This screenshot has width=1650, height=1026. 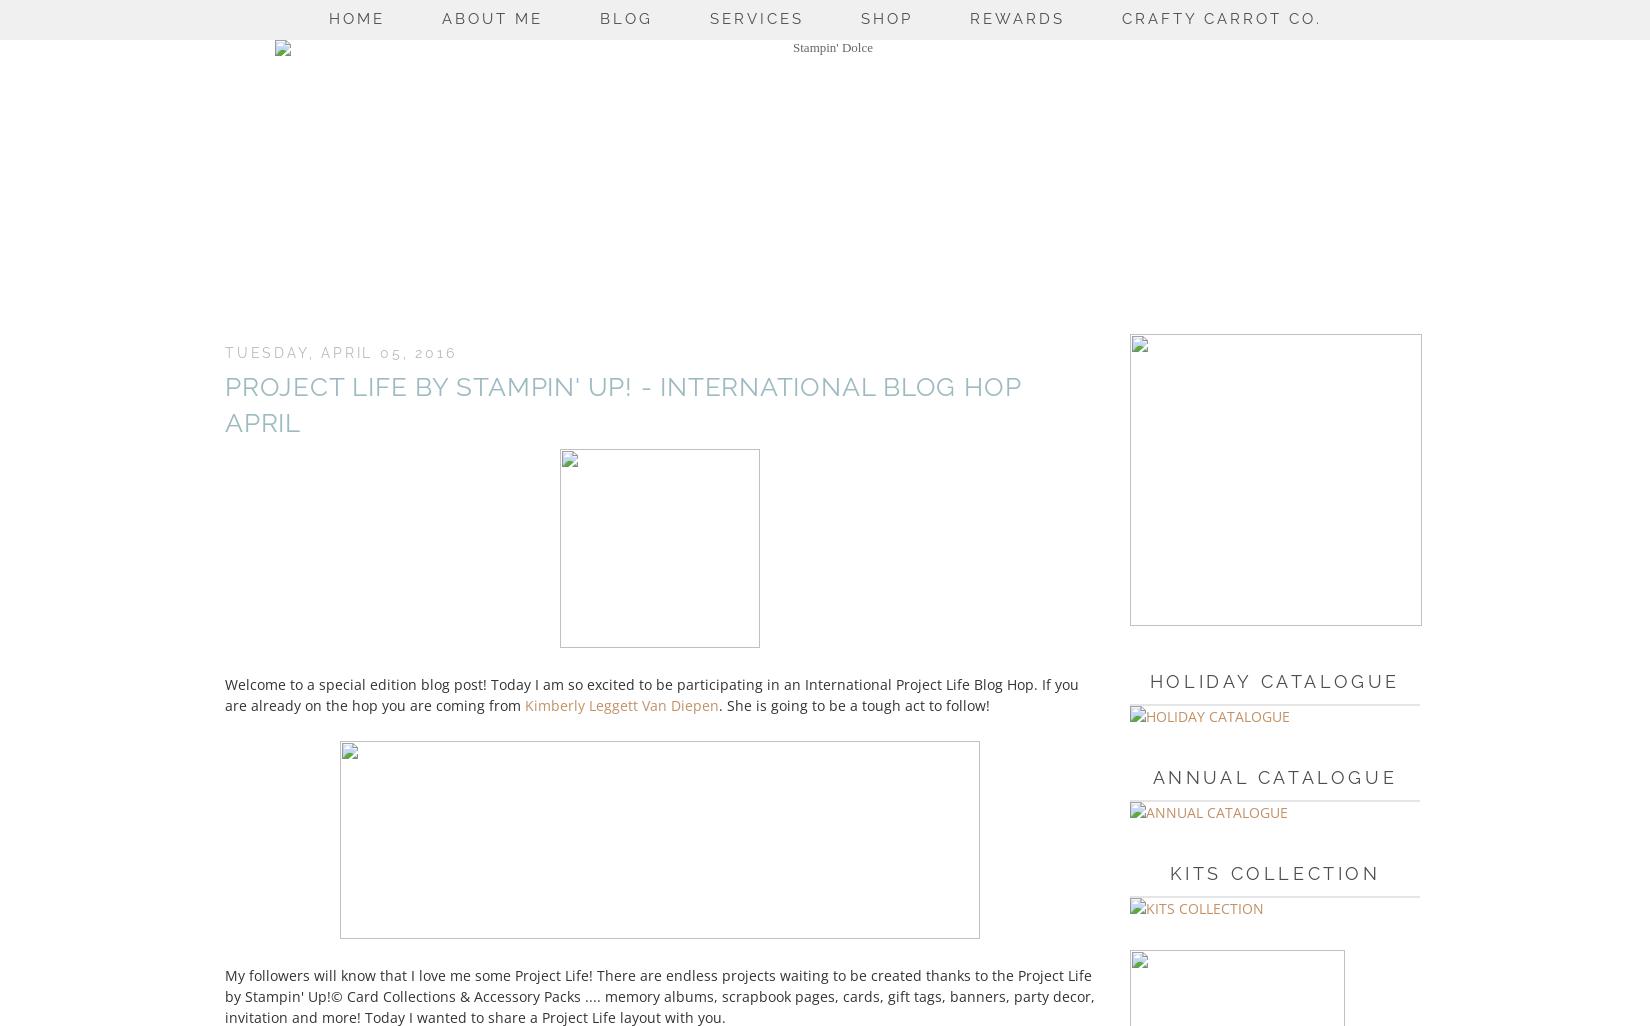 What do you see at coordinates (356, 18) in the screenshot?
I see `'Home'` at bounding box center [356, 18].